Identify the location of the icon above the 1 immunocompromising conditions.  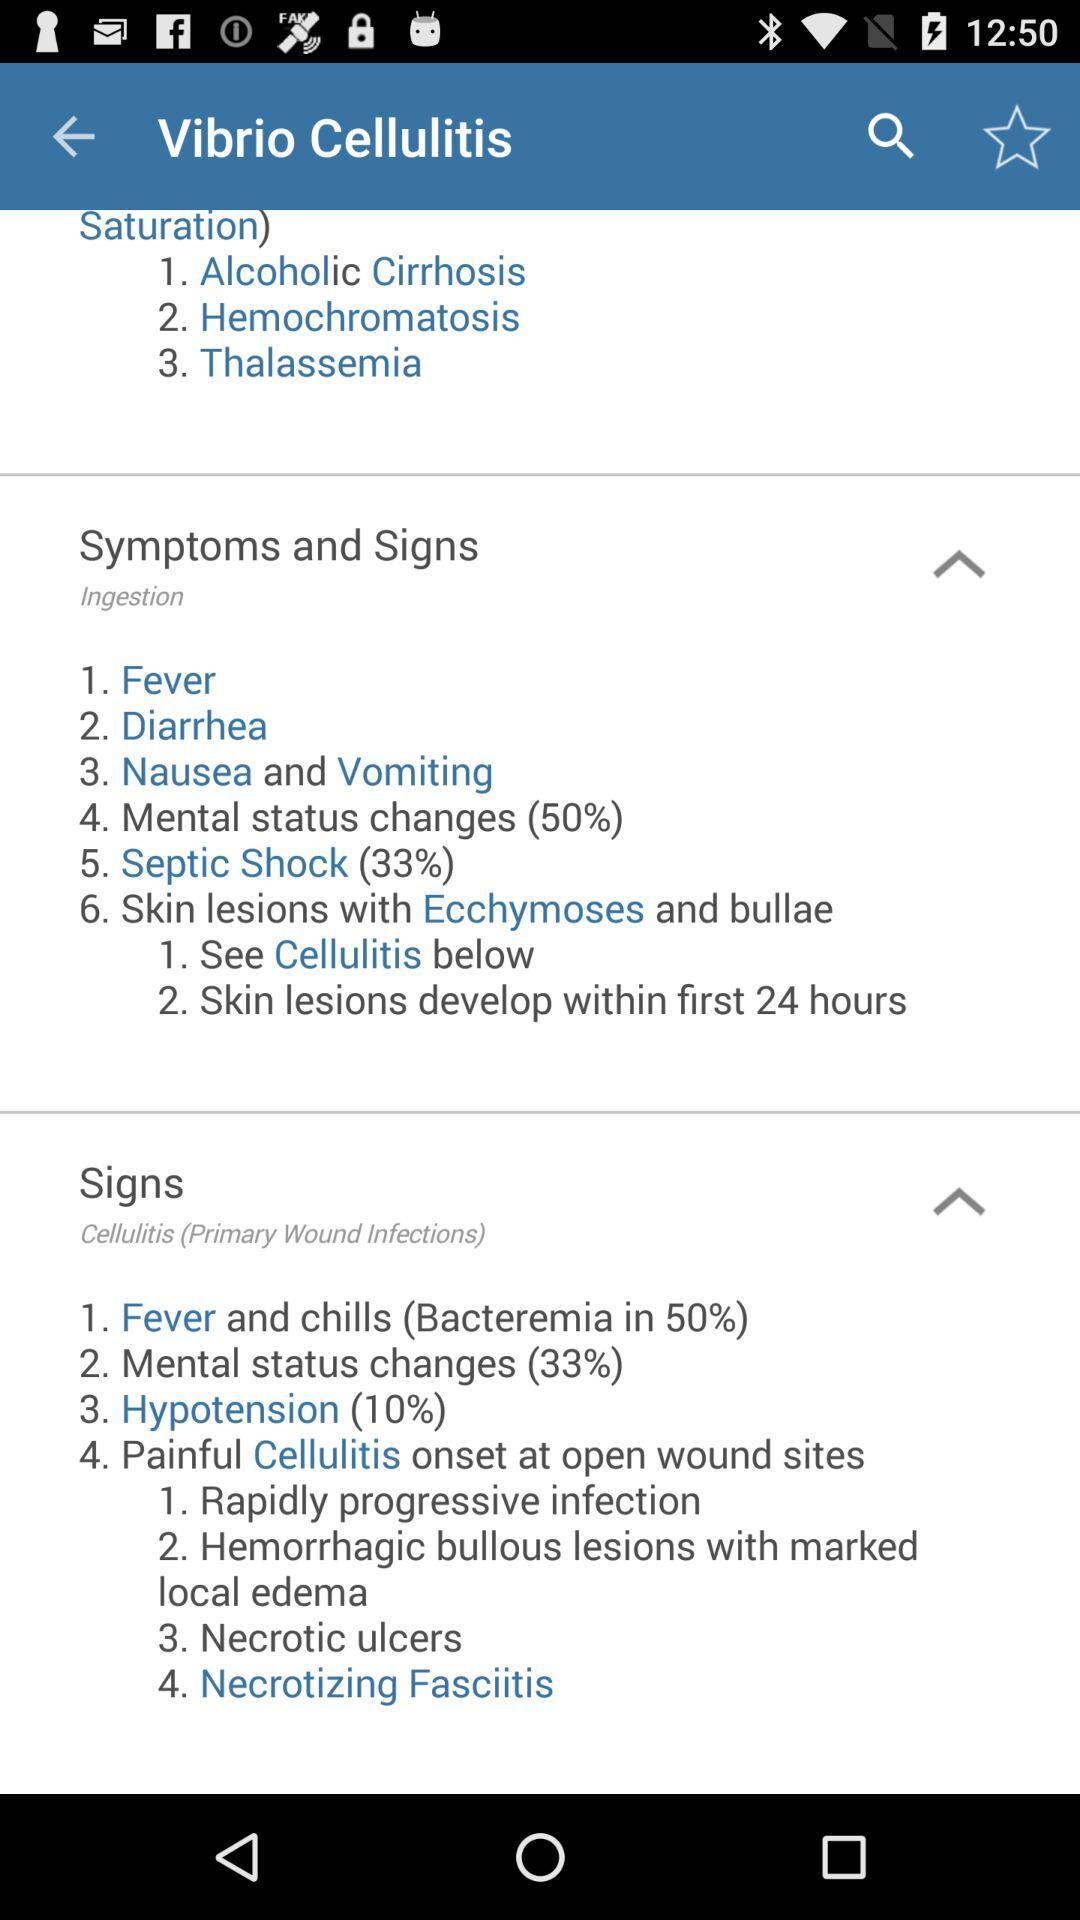
(72, 135).